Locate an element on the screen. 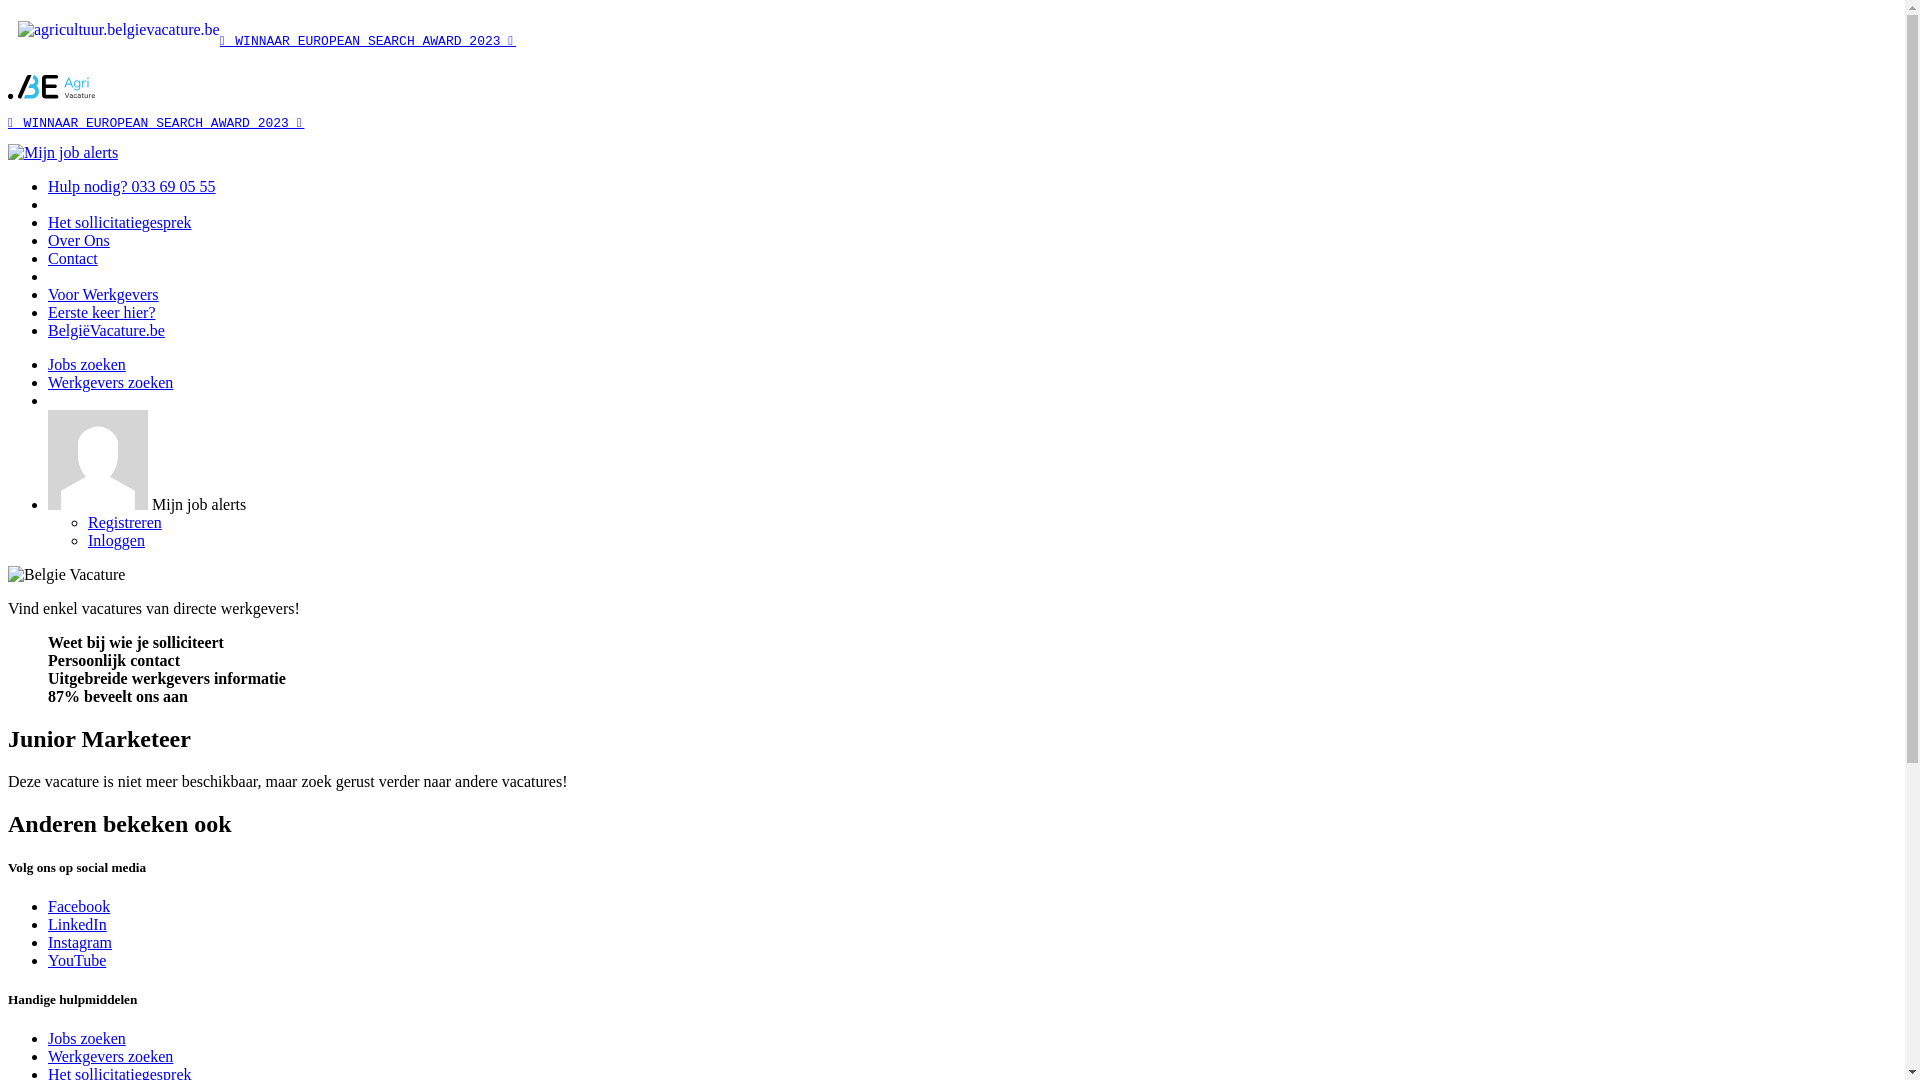 This screenshot has width=1920, height=1080. 'Voor Werkgevers' is located at coordinates (102, 294).